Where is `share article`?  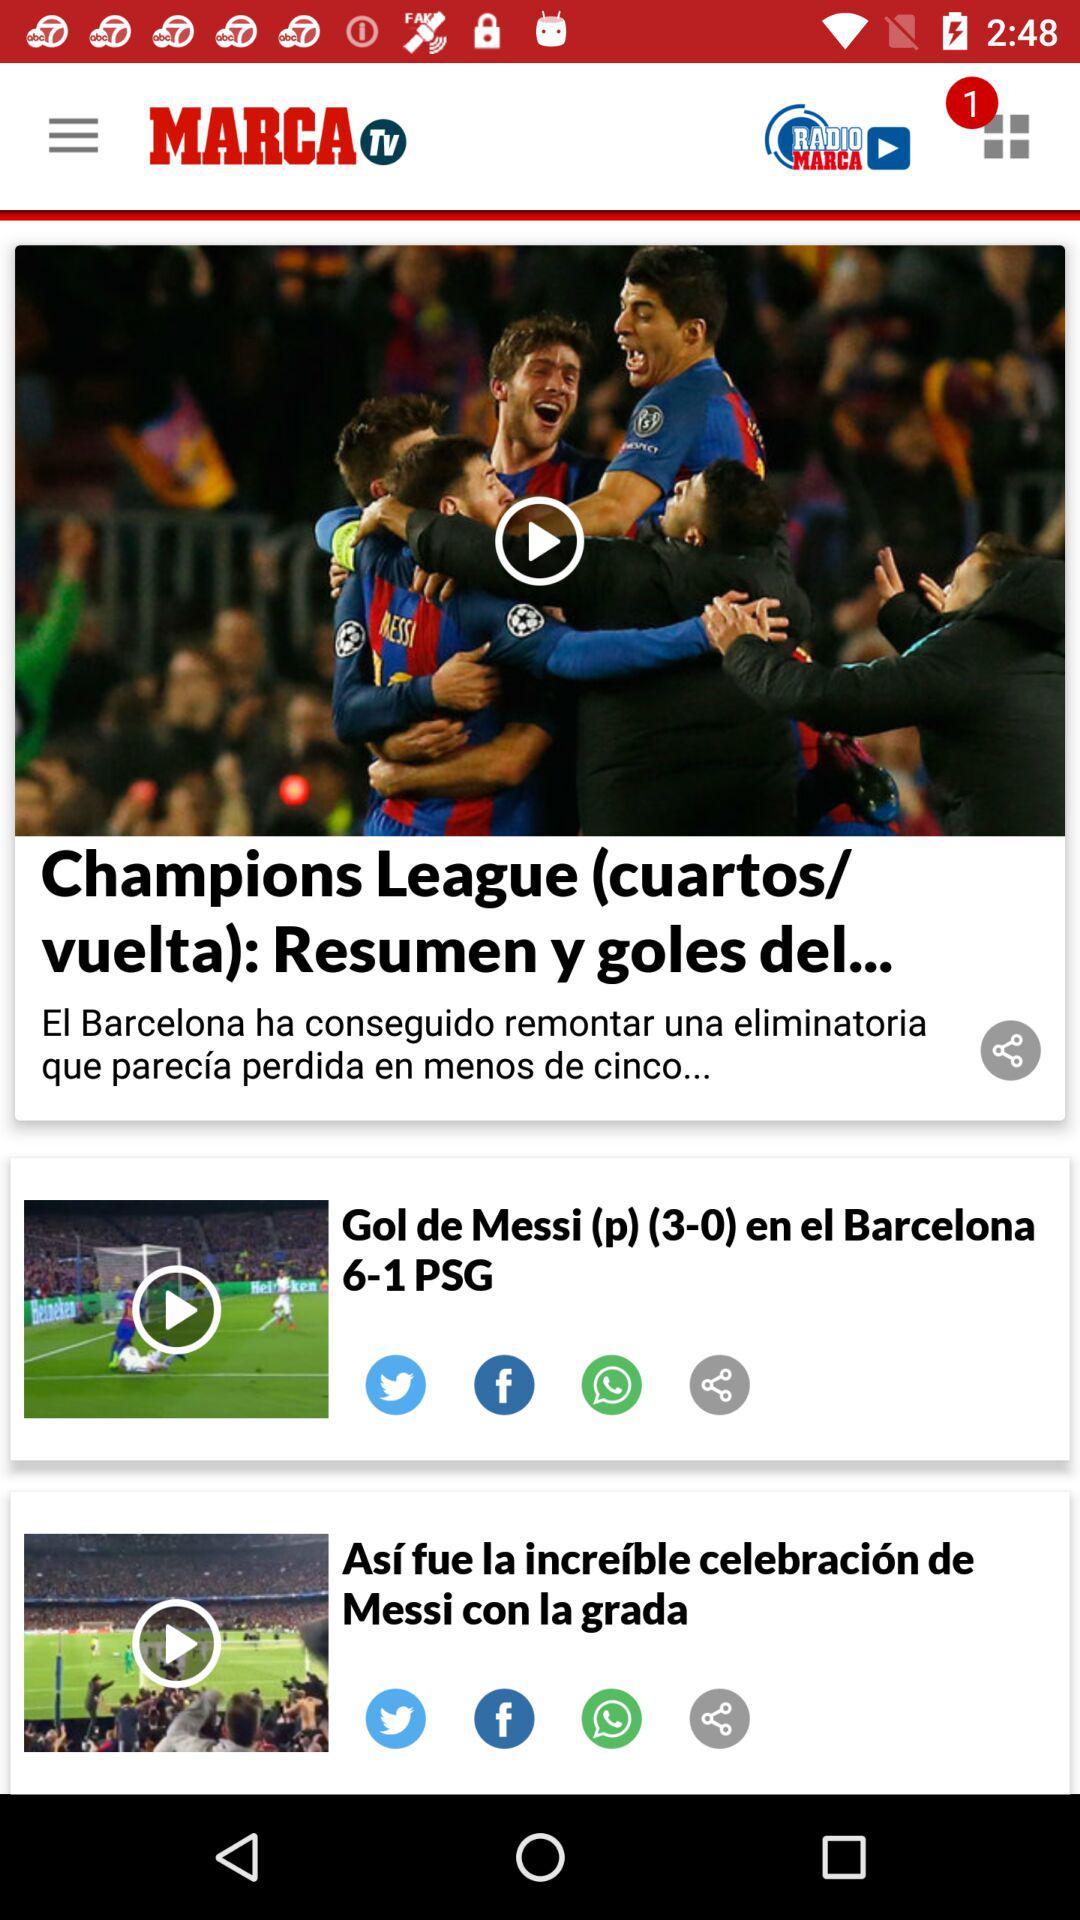
share article is located at coordinates (720, 1717).